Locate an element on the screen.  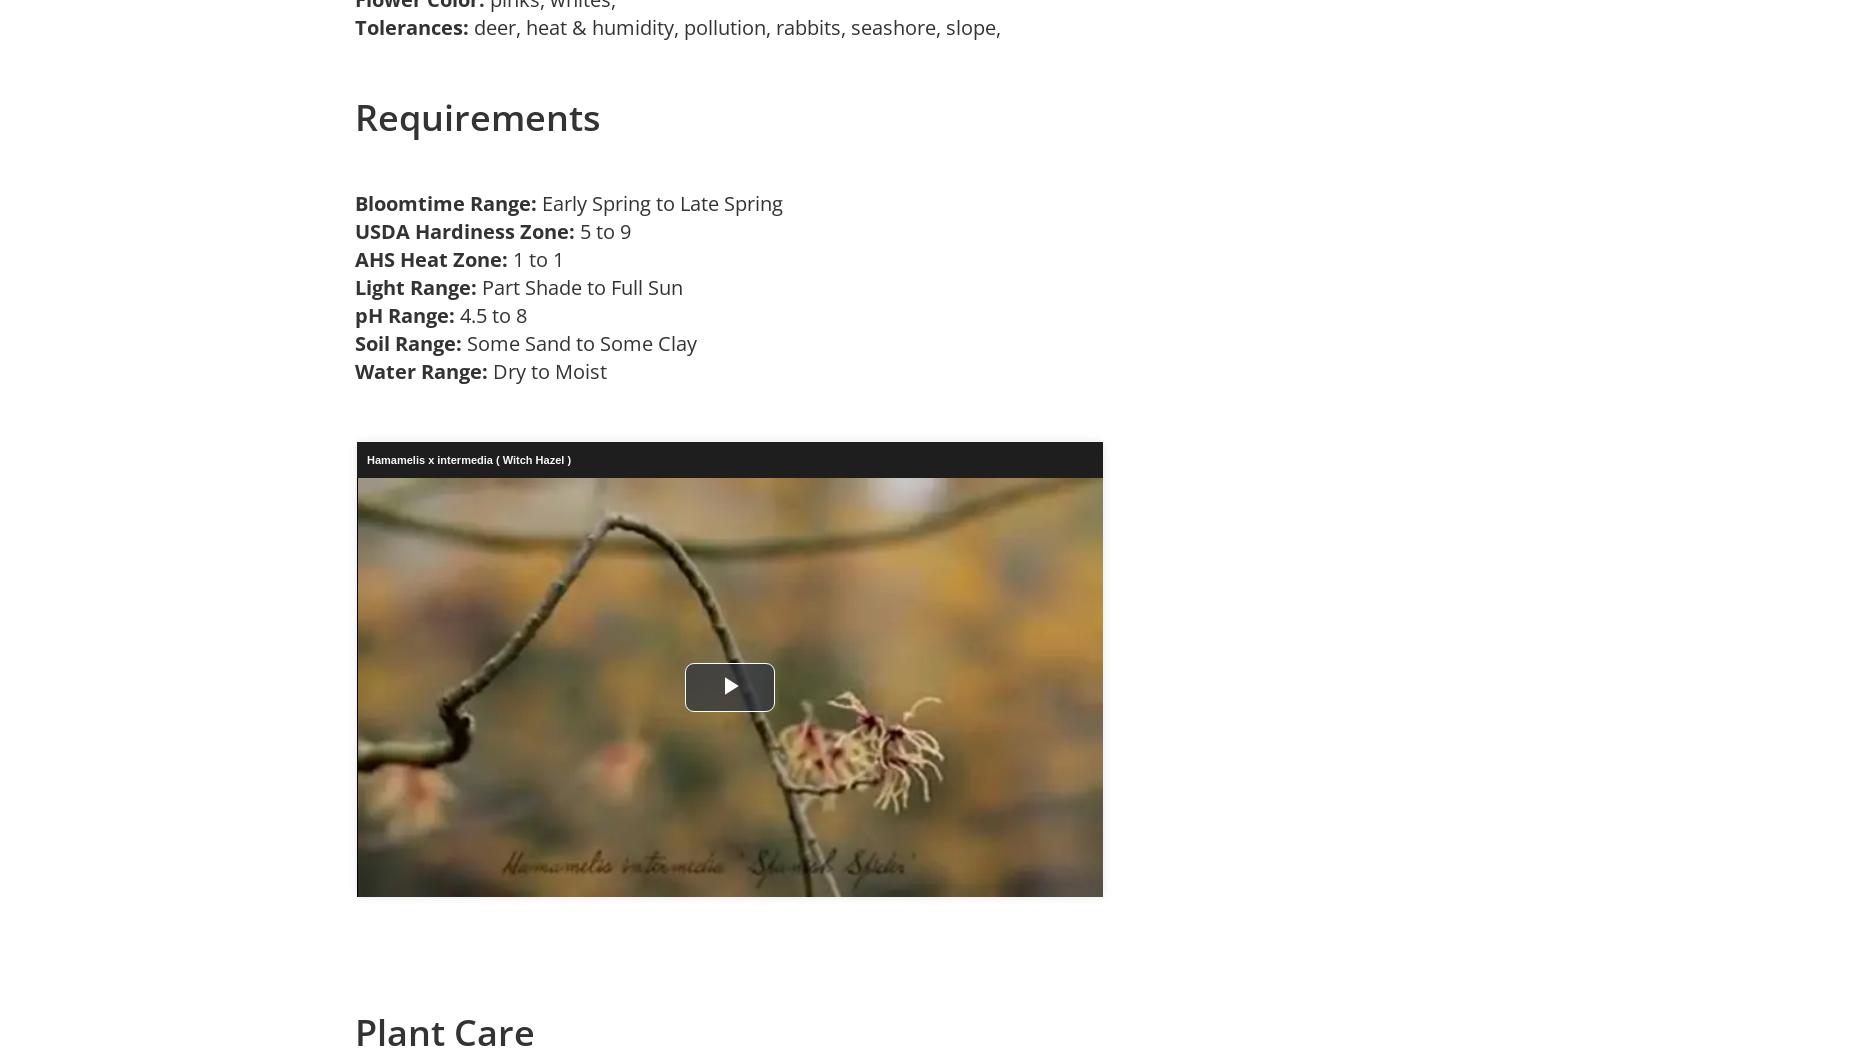
'Dry to Moist' is located at coordinates (552, 369).